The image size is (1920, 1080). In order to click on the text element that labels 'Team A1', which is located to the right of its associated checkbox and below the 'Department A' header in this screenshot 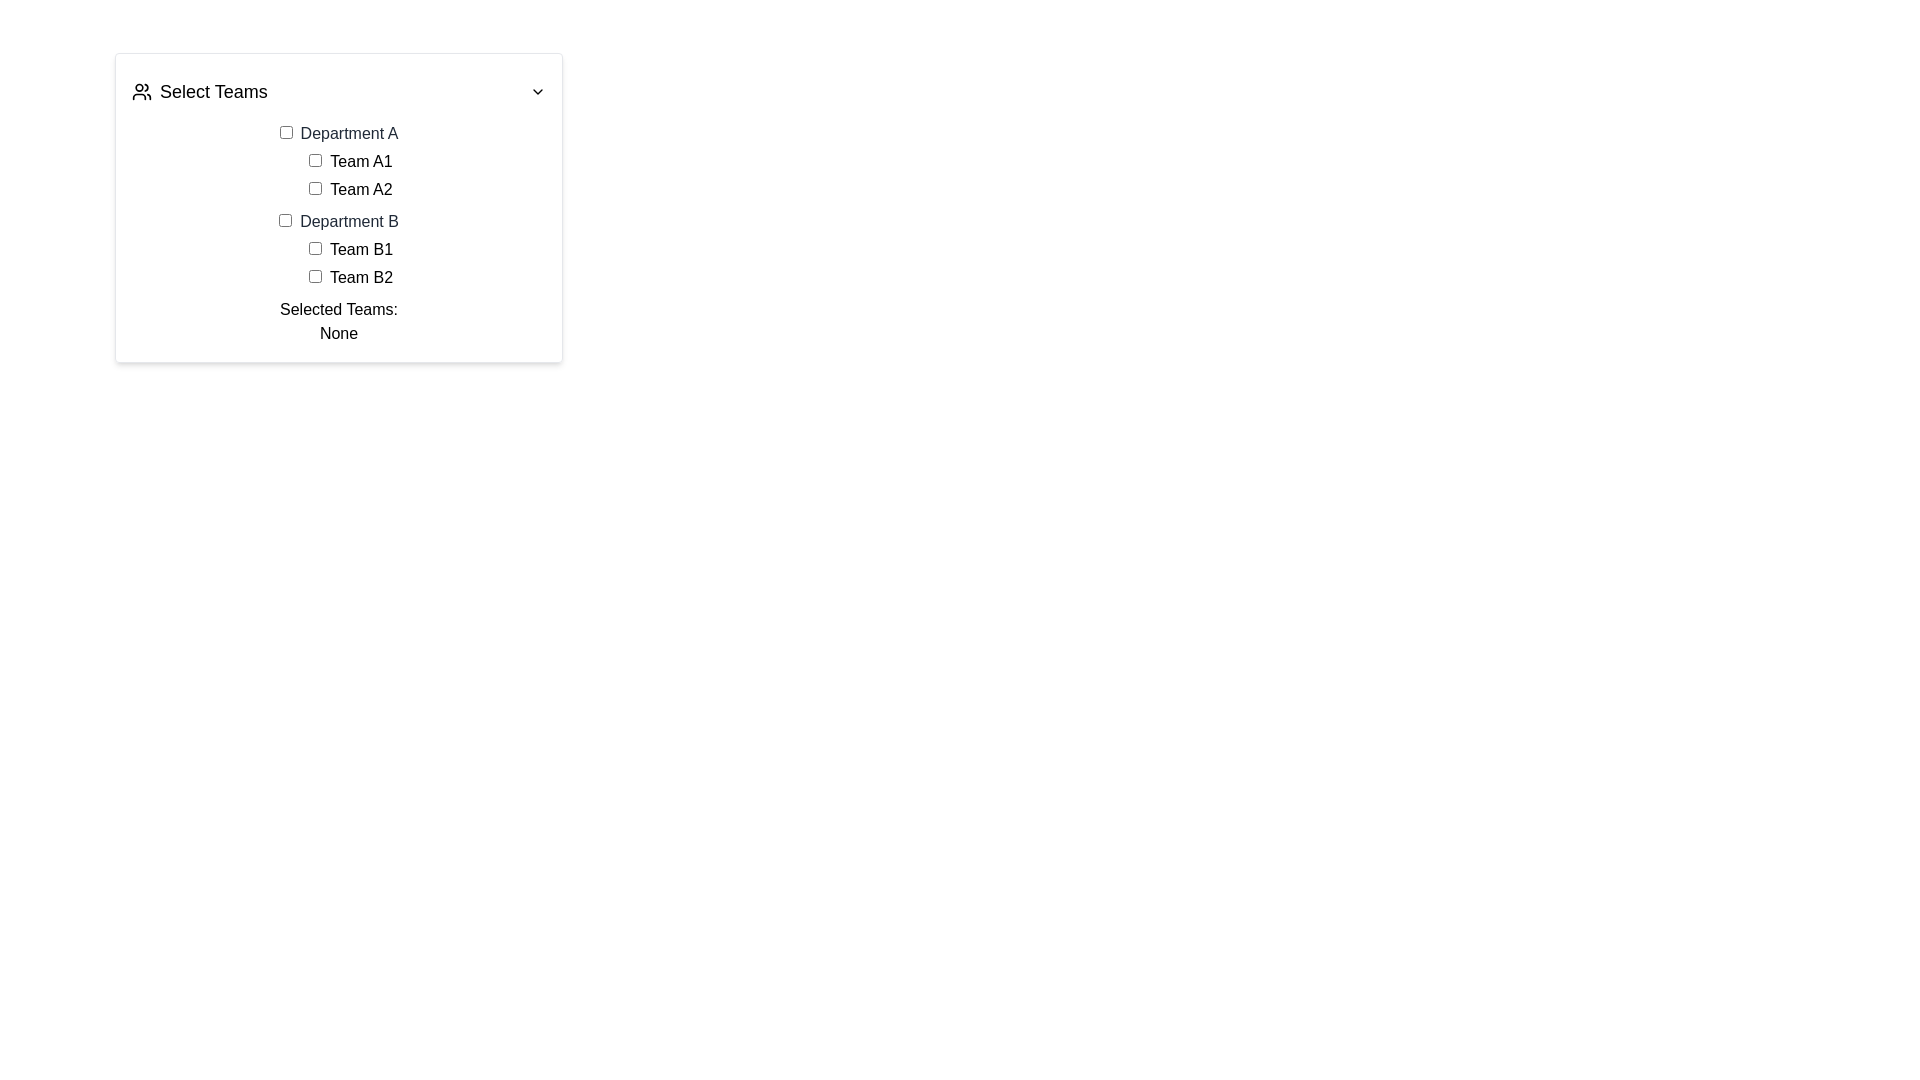, I will do `click(361, 160)`.